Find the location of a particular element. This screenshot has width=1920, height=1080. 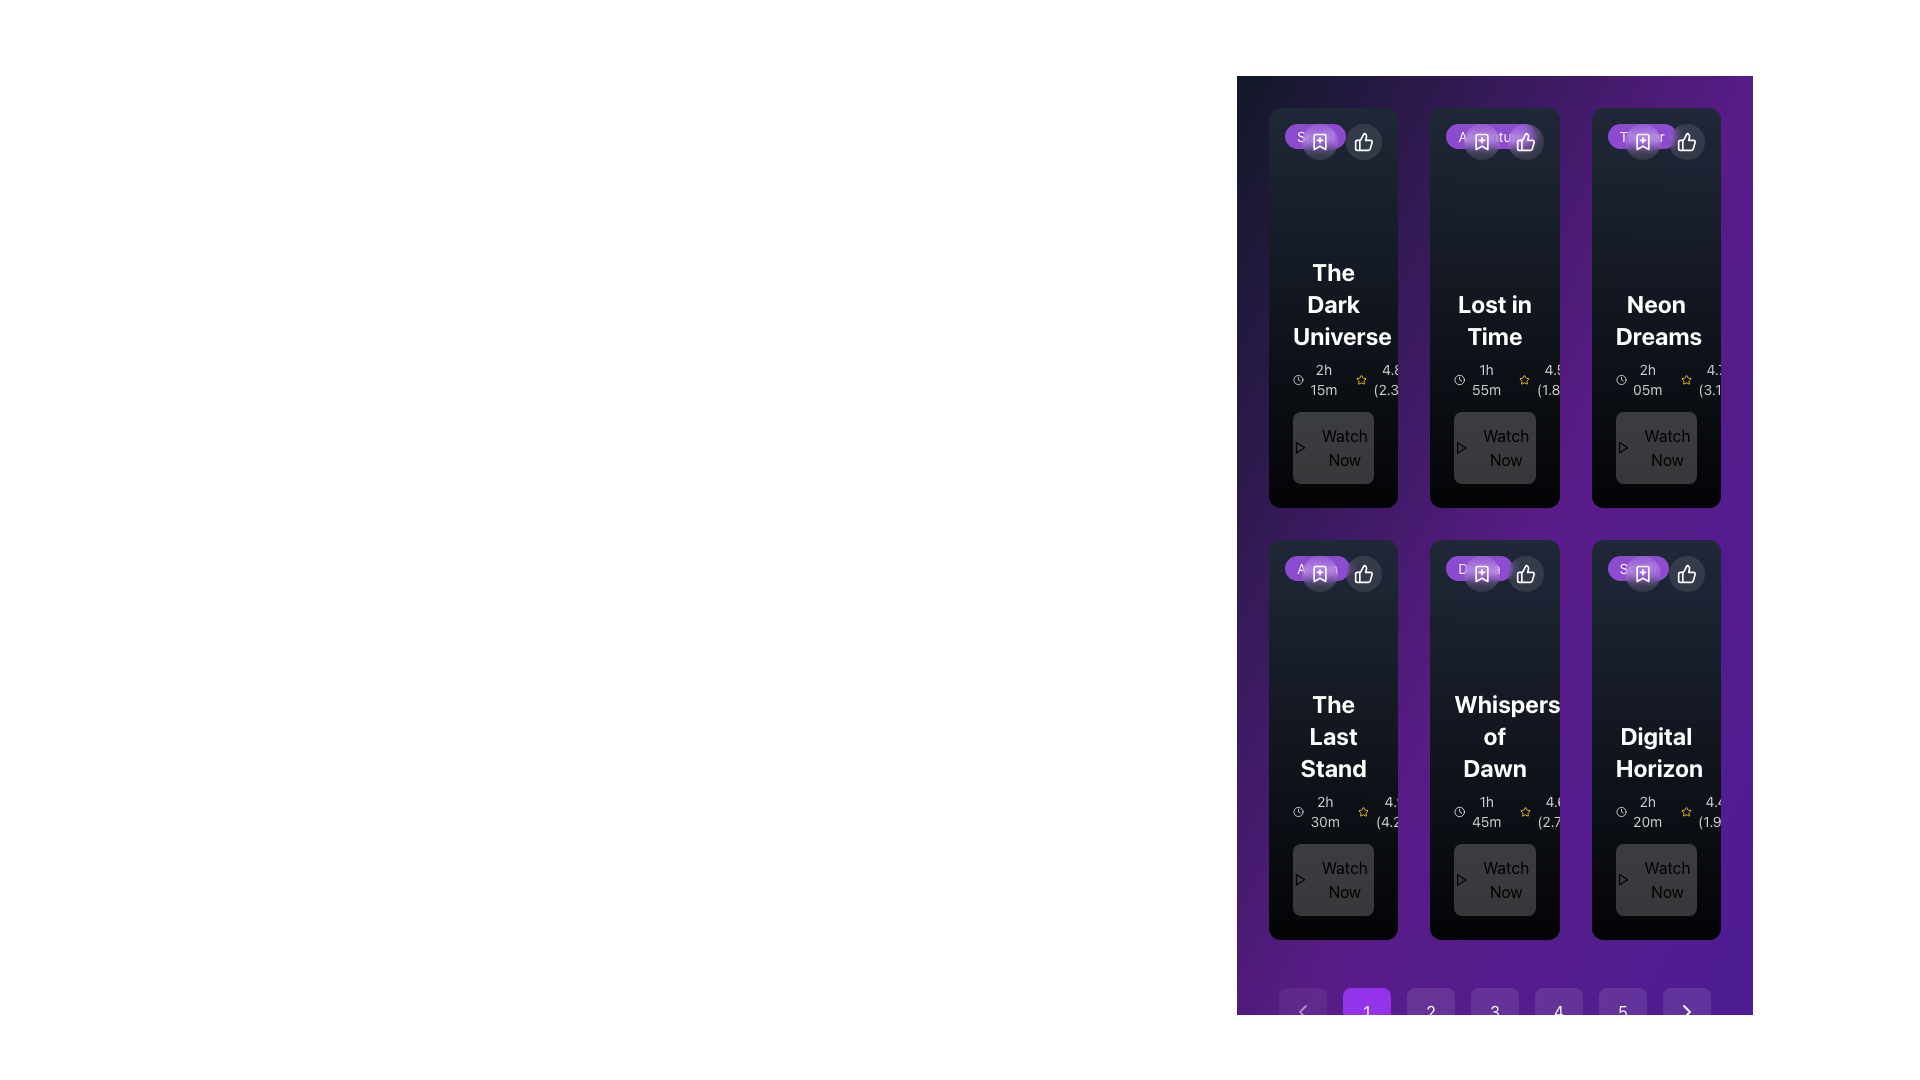

the second circular button with a white icon located at the top-right corner of its associated card is located at coordinates (1363, 574).